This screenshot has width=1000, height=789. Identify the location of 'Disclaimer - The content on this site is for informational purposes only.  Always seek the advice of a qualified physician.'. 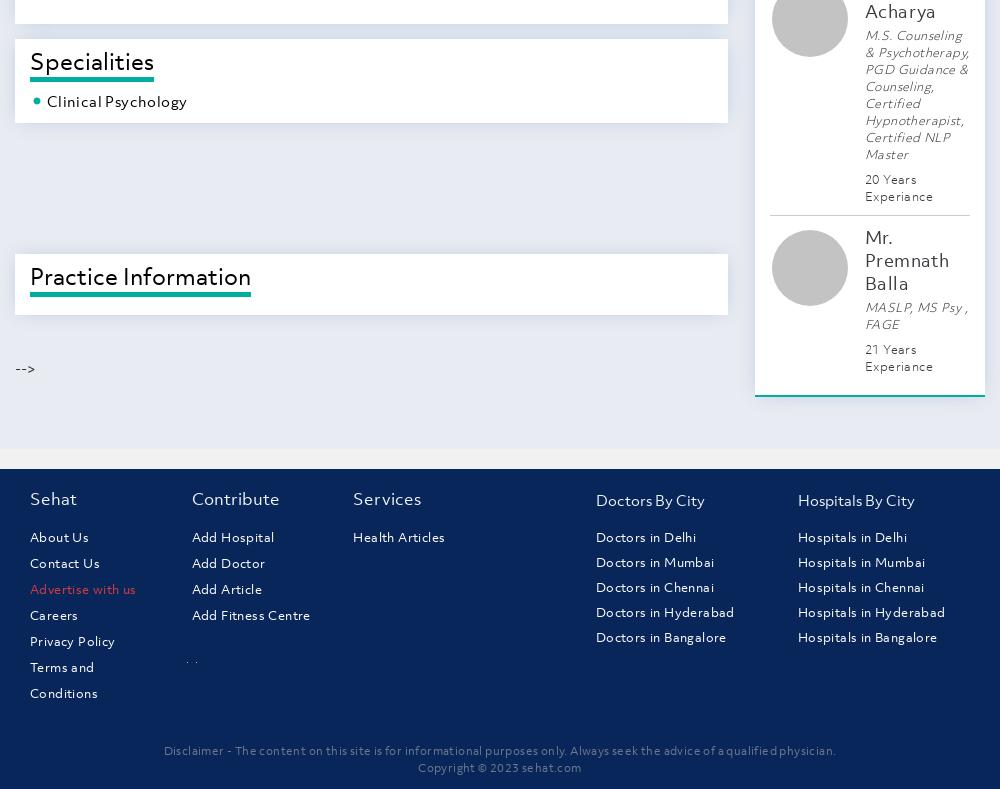
(498, 750).